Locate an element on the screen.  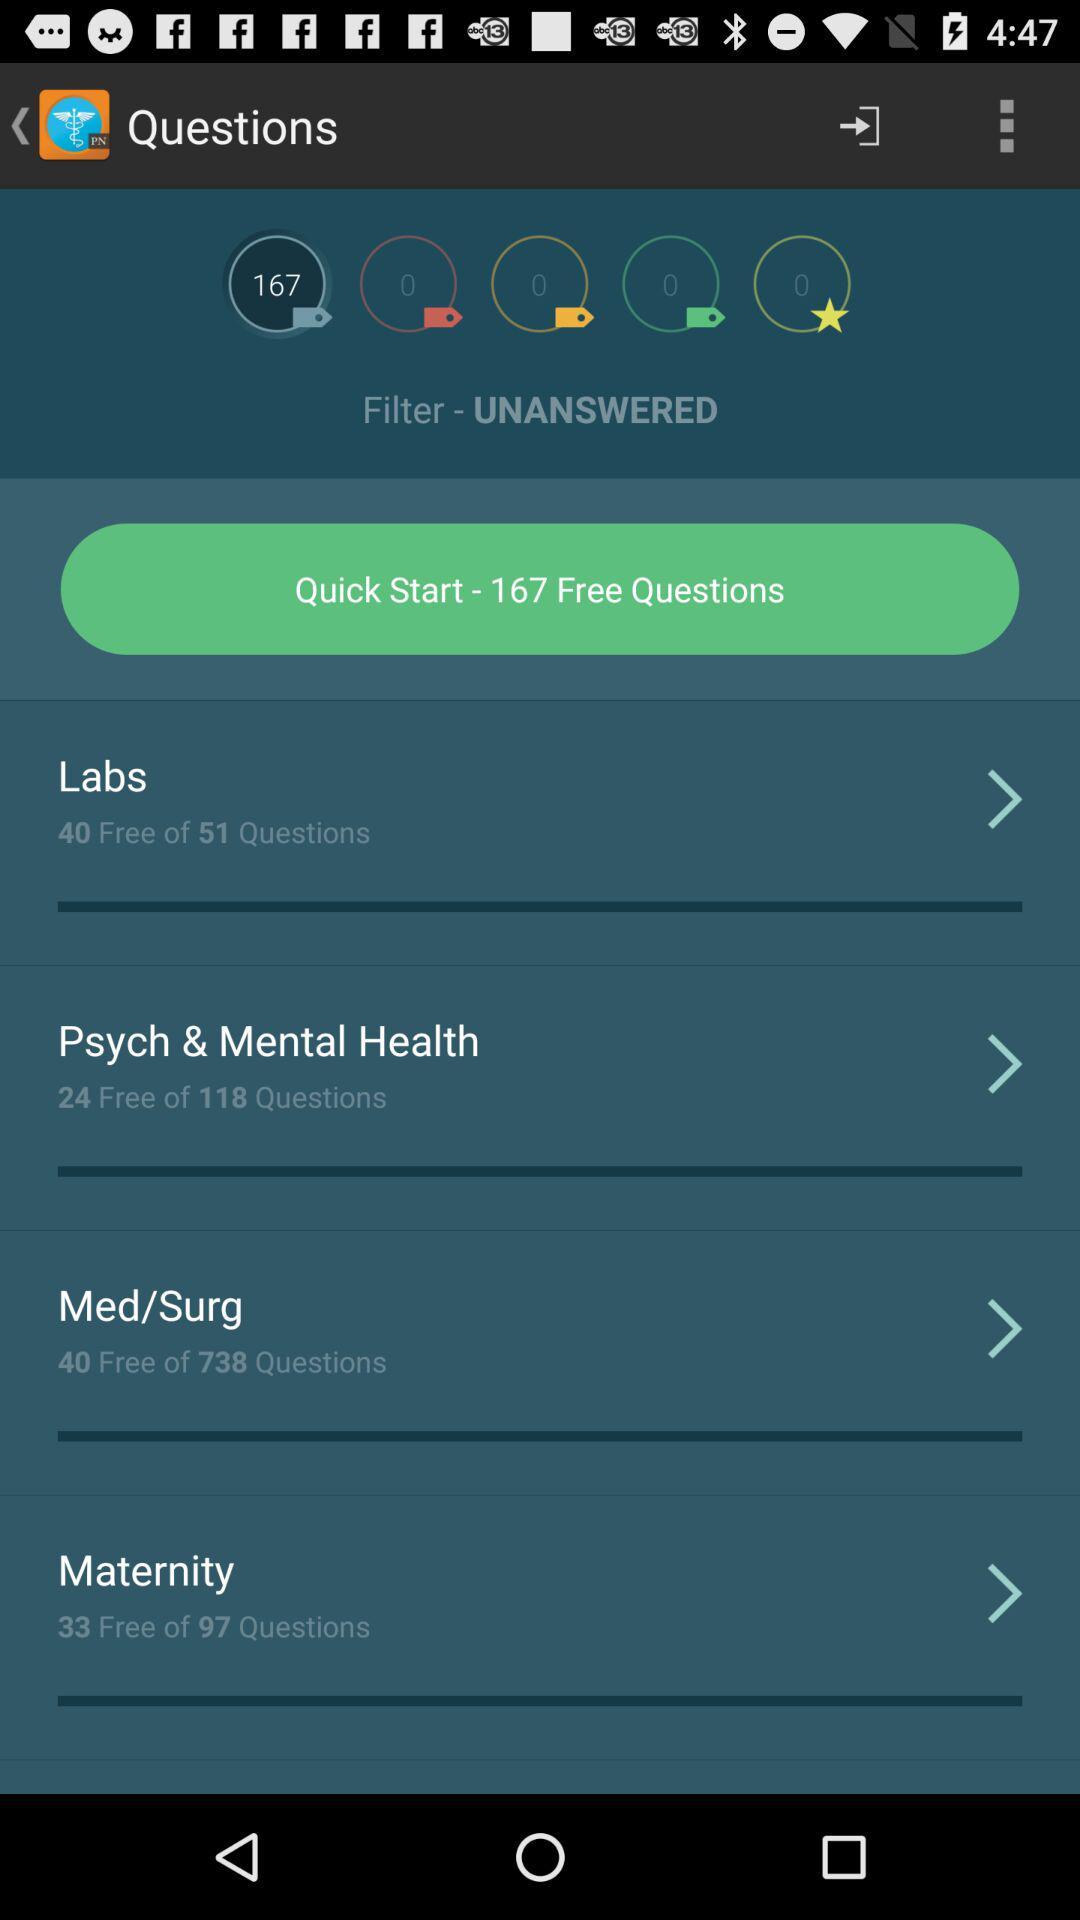
fourth list of questions is located at coordinates (670, 282).